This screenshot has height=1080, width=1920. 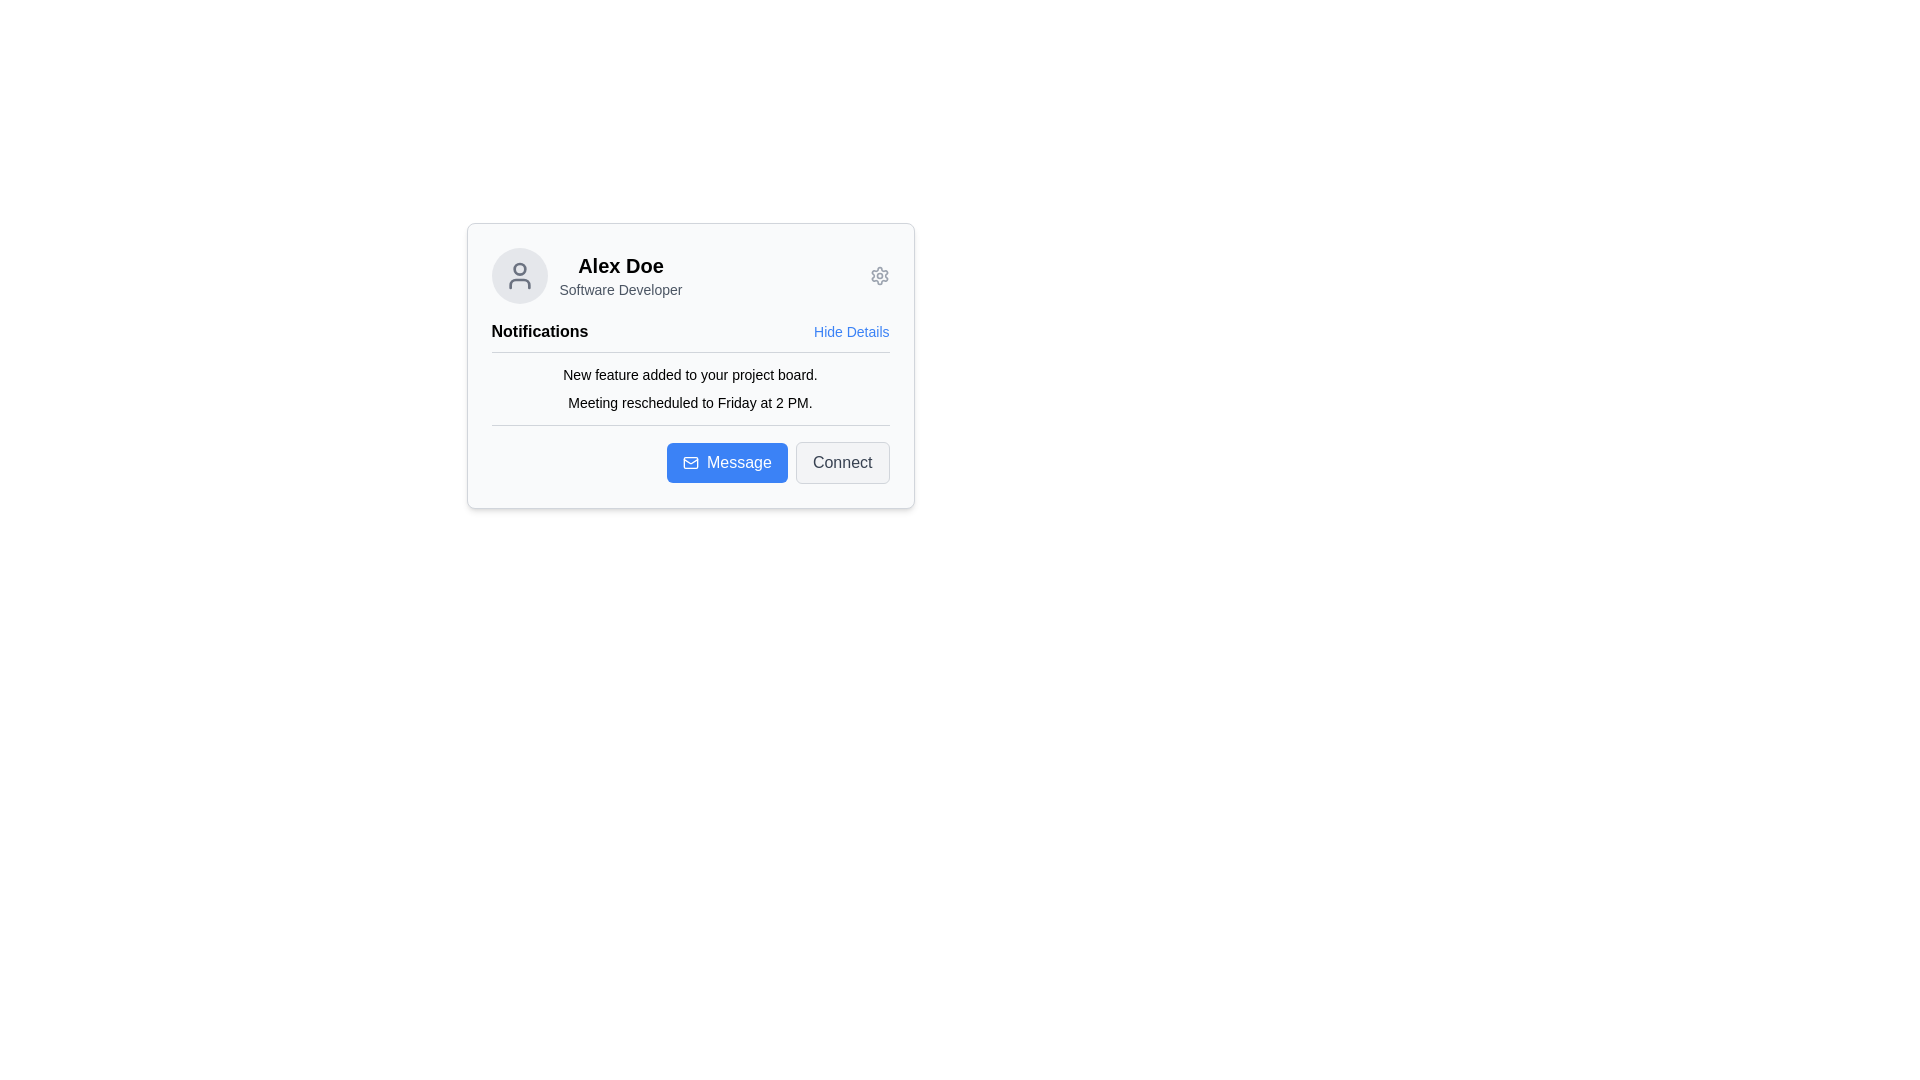 I want to click on text element displaying the name 'Alex Doe', which is positioned at the top left of the profile card layout, so click(x=619, y=265).